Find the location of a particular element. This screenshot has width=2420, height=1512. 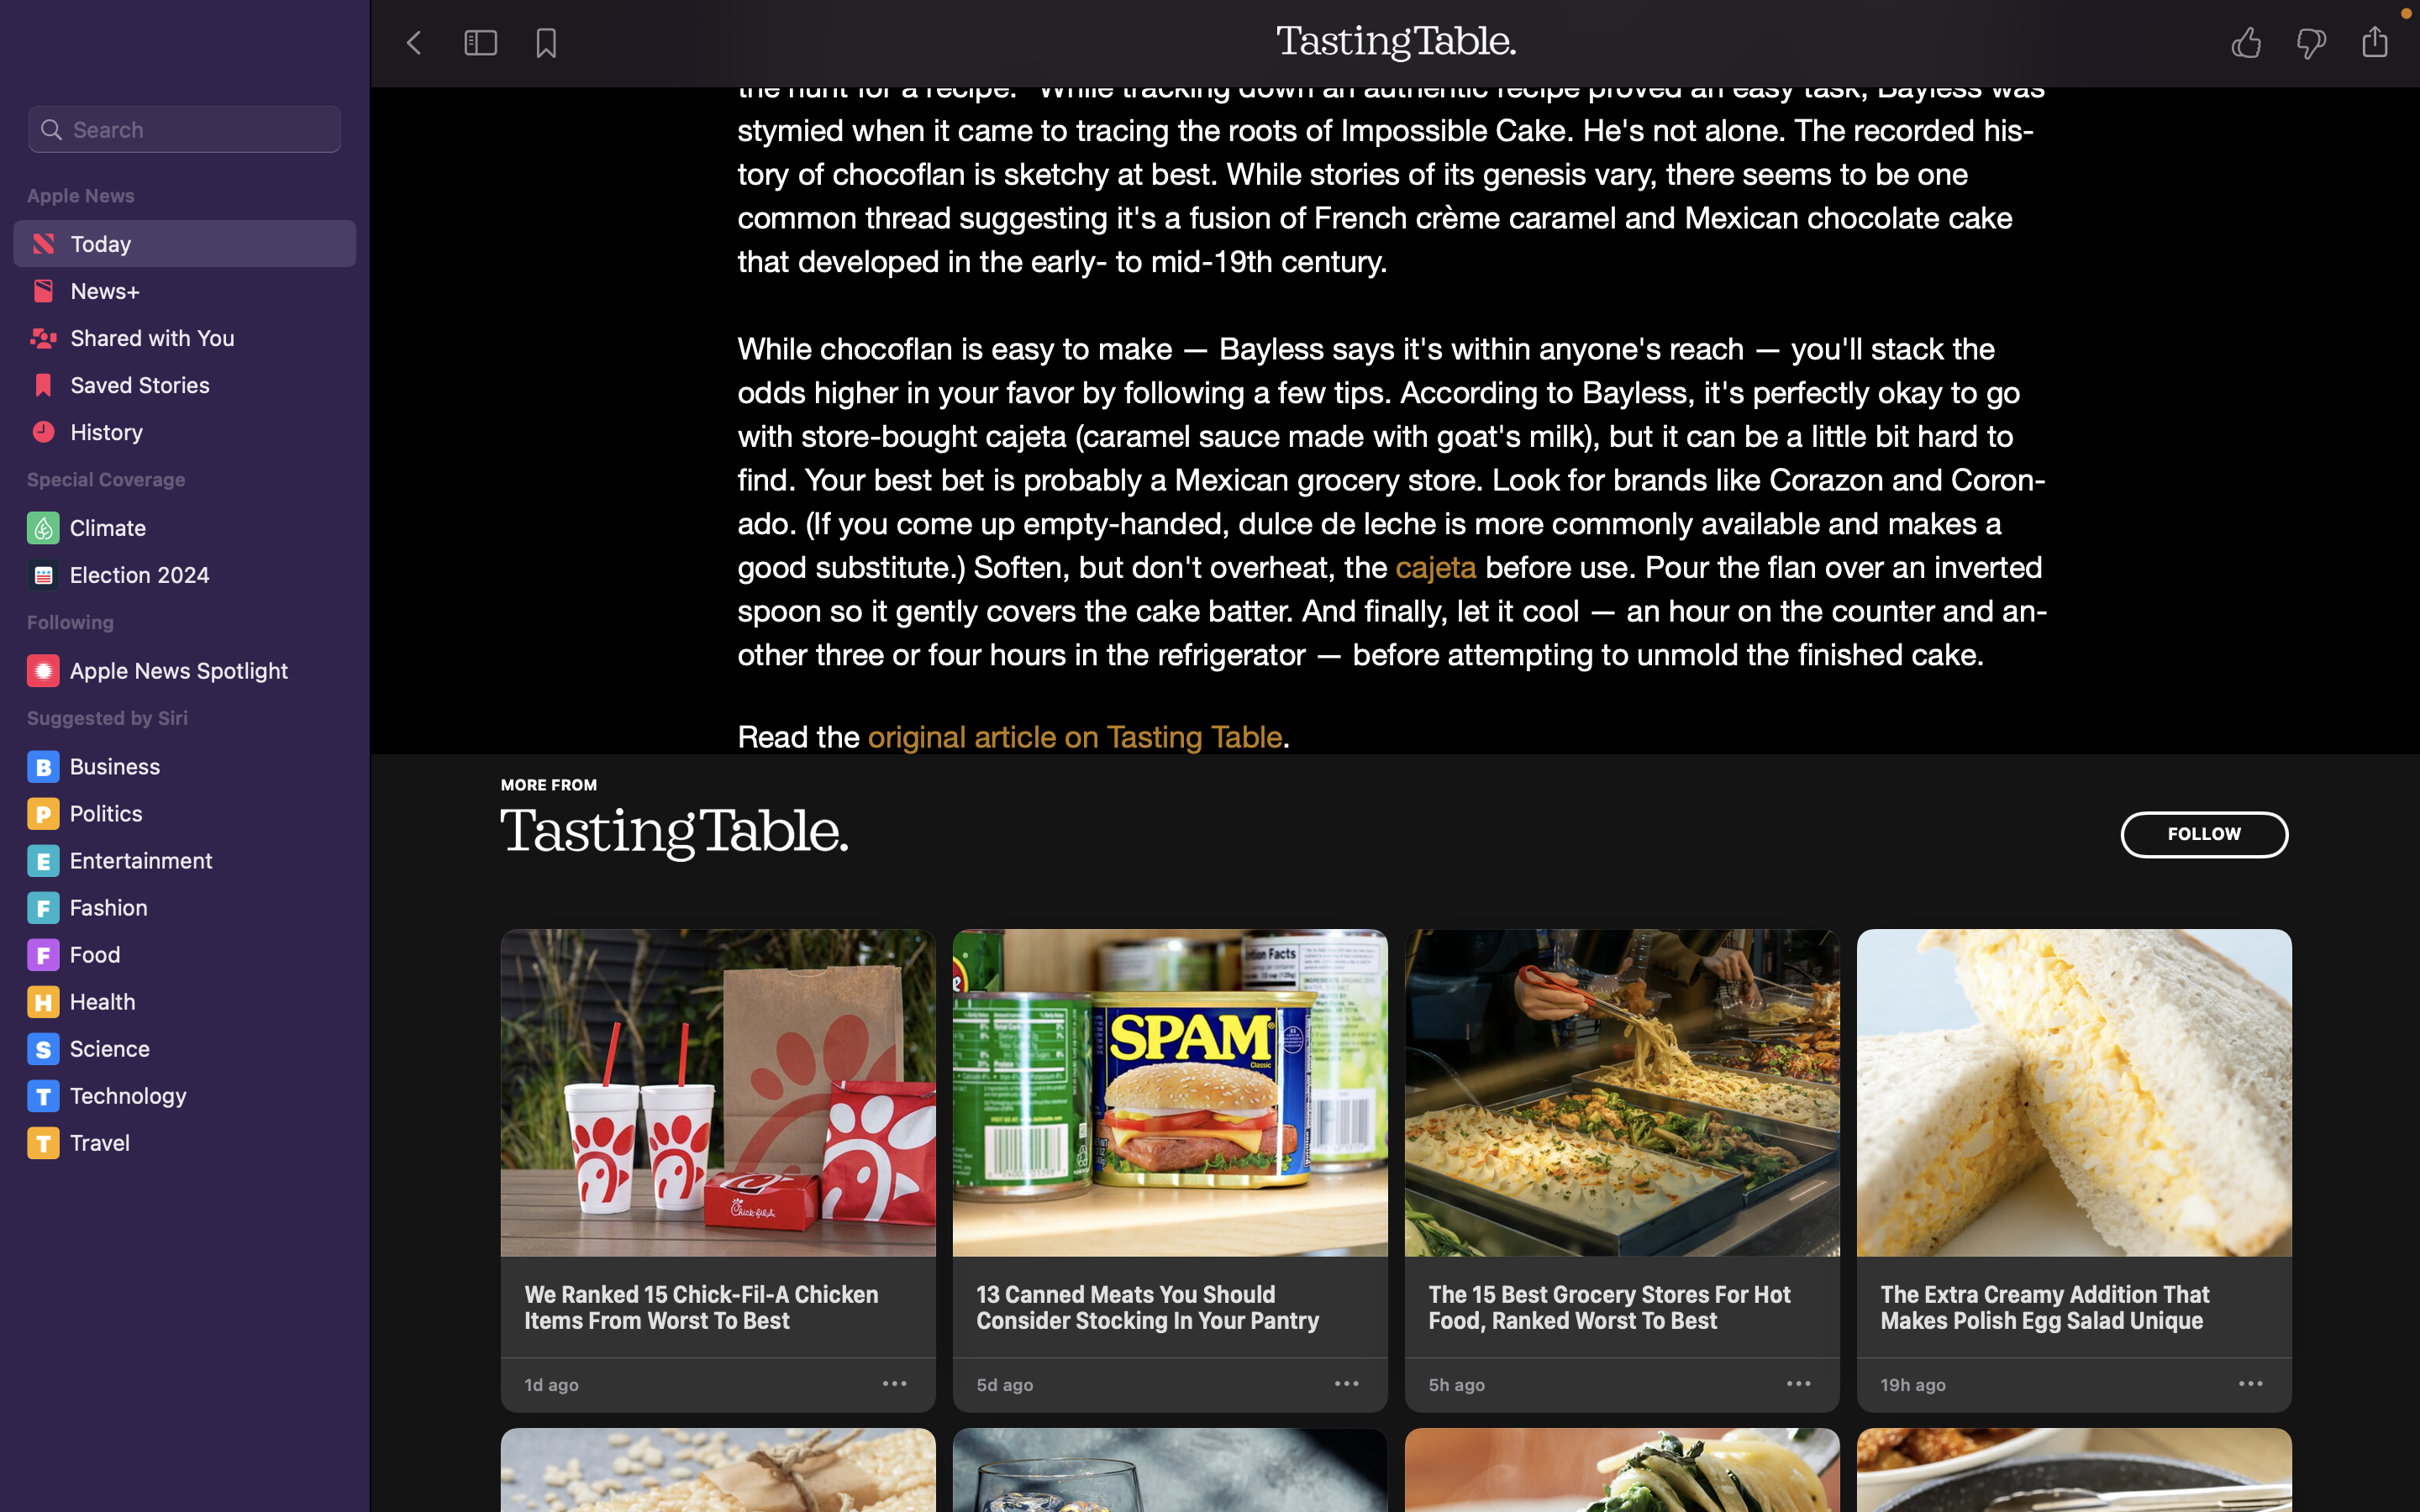

Interact with the options of the third news item listed at Tasting Table is located at coordinates (1797, 1384).